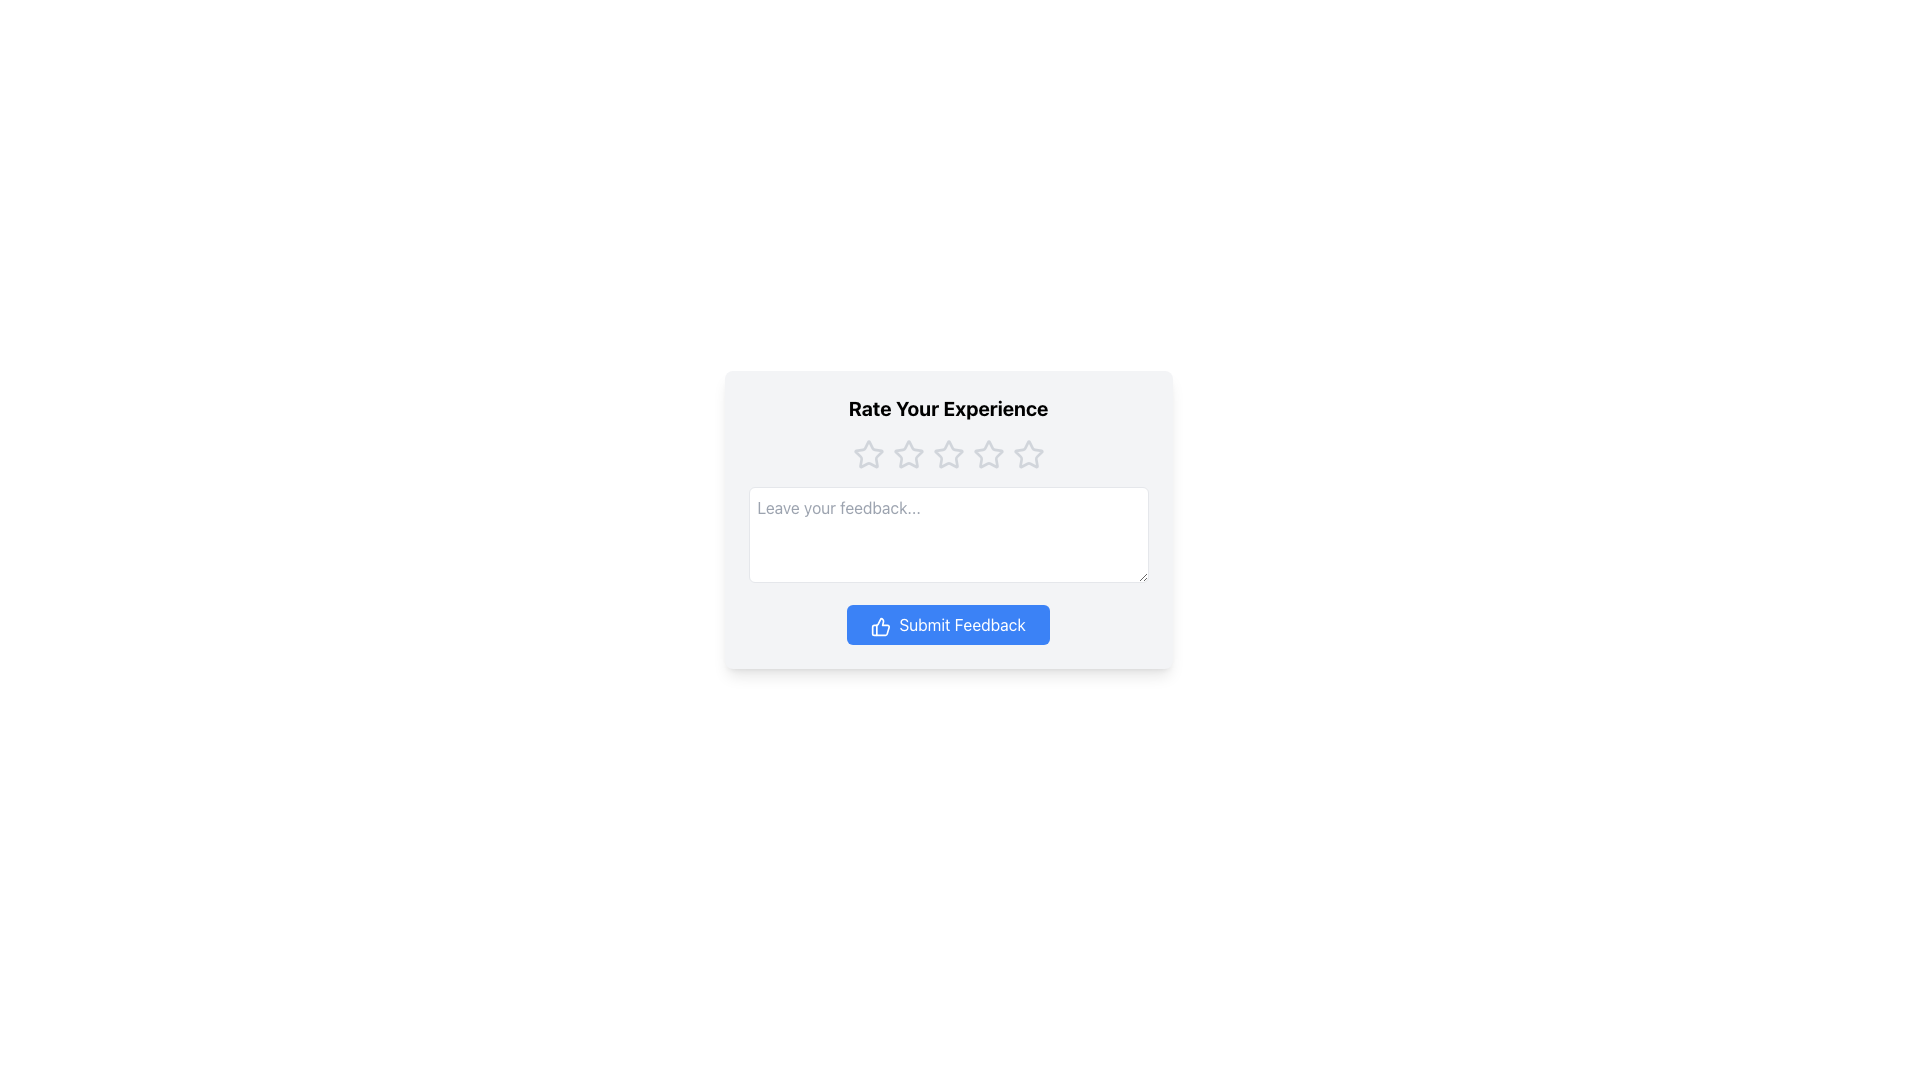 The image size is (1920, 1080). What do you see at coordinates (947, 623) in the screenshot?
I see `the 'Submit Feedback' button, which has a blue background, white text, and a thumbs-up icon on its left side, located at the bottom center of the card component` at bounding box center [947, 623].